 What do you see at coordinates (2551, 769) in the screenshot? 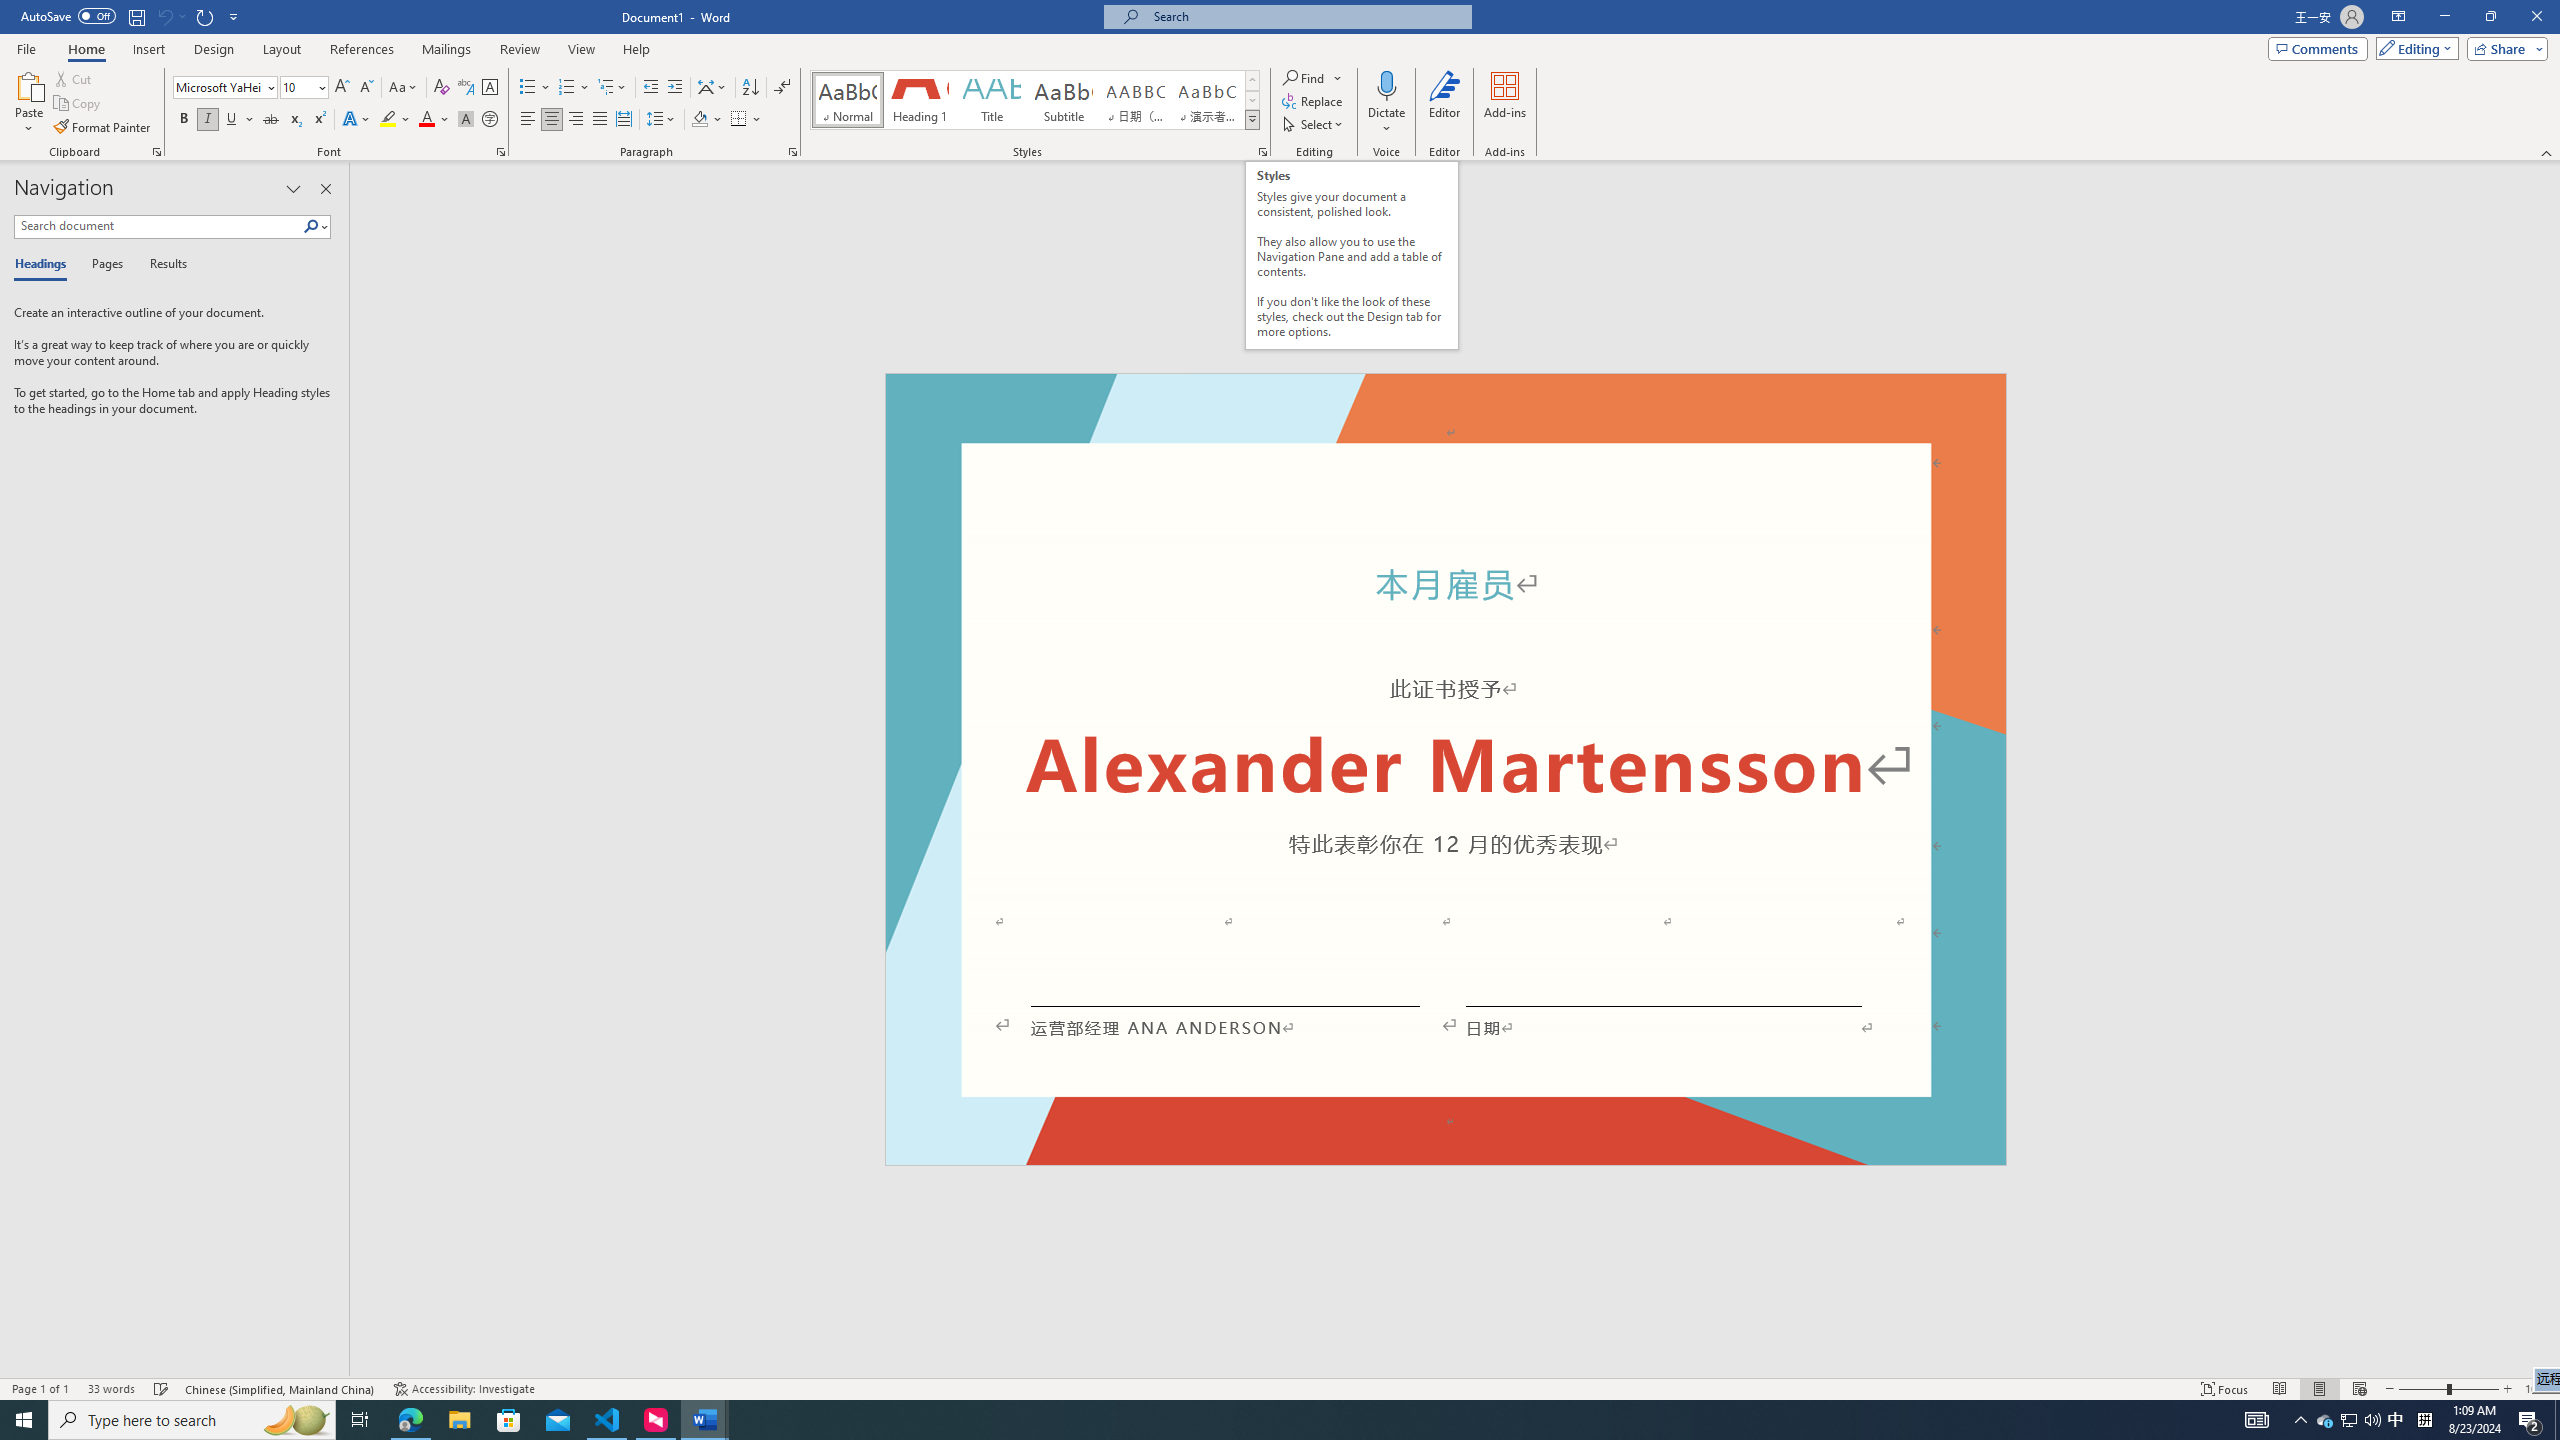
I see `'Class: NetUIScrollBar'` at bounding box center [2551, 769].